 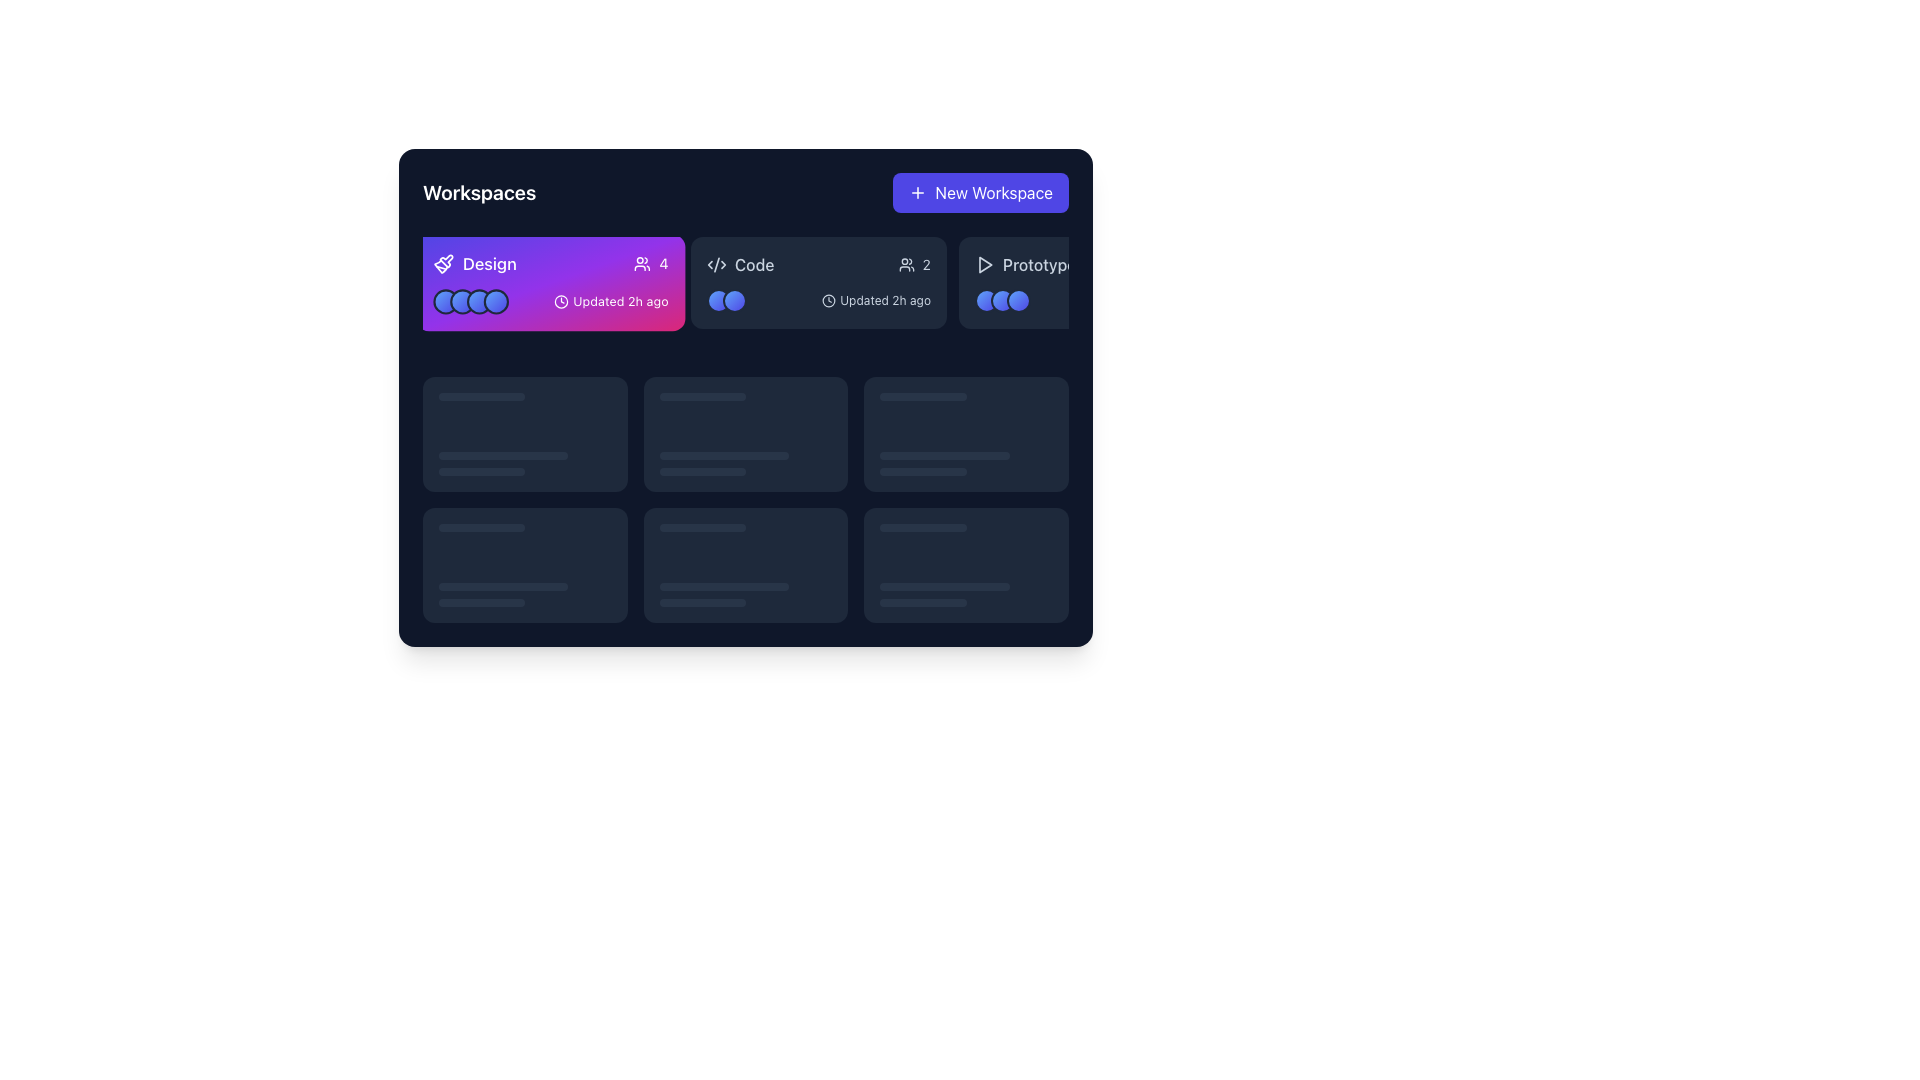 I want to click on the placeholder loading indicator, which consists of two horizontal dark-toned bars stacked vertically with rounded edges, located in the second row, rightmost column of a grid layout, so click(x=966, y=464).